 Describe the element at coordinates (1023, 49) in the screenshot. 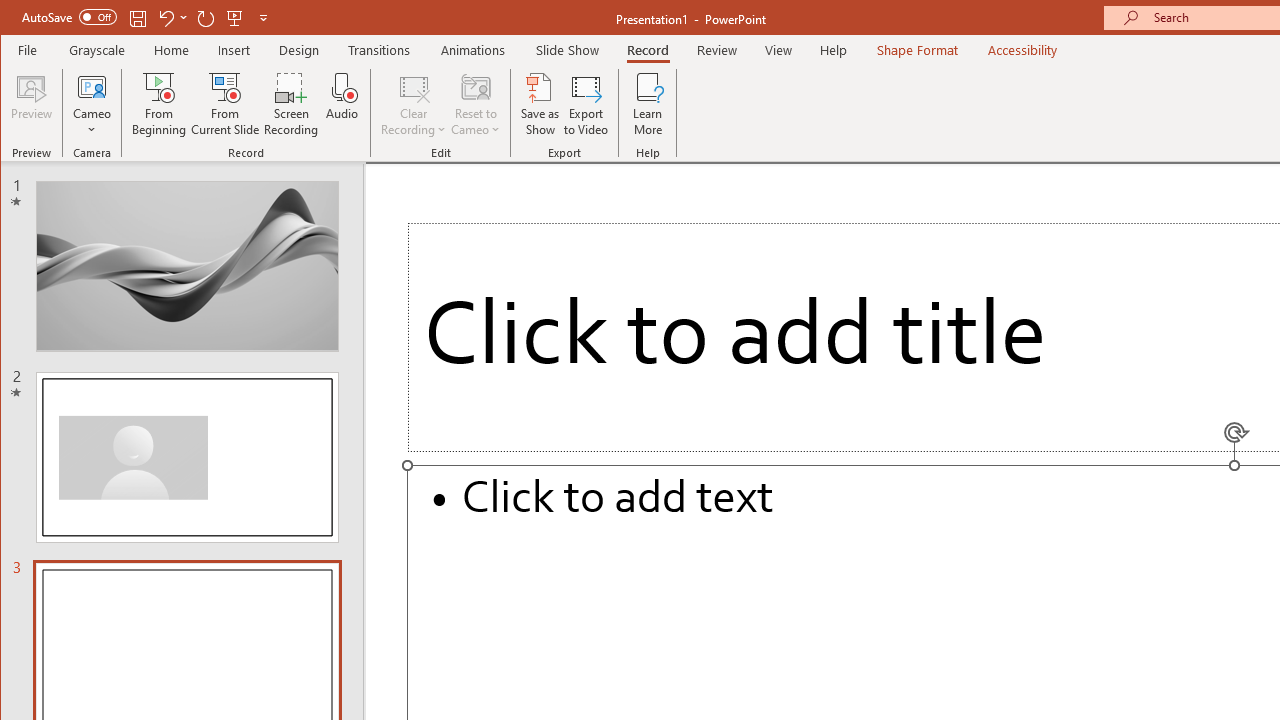

I see `'Accessibility'` at that location.